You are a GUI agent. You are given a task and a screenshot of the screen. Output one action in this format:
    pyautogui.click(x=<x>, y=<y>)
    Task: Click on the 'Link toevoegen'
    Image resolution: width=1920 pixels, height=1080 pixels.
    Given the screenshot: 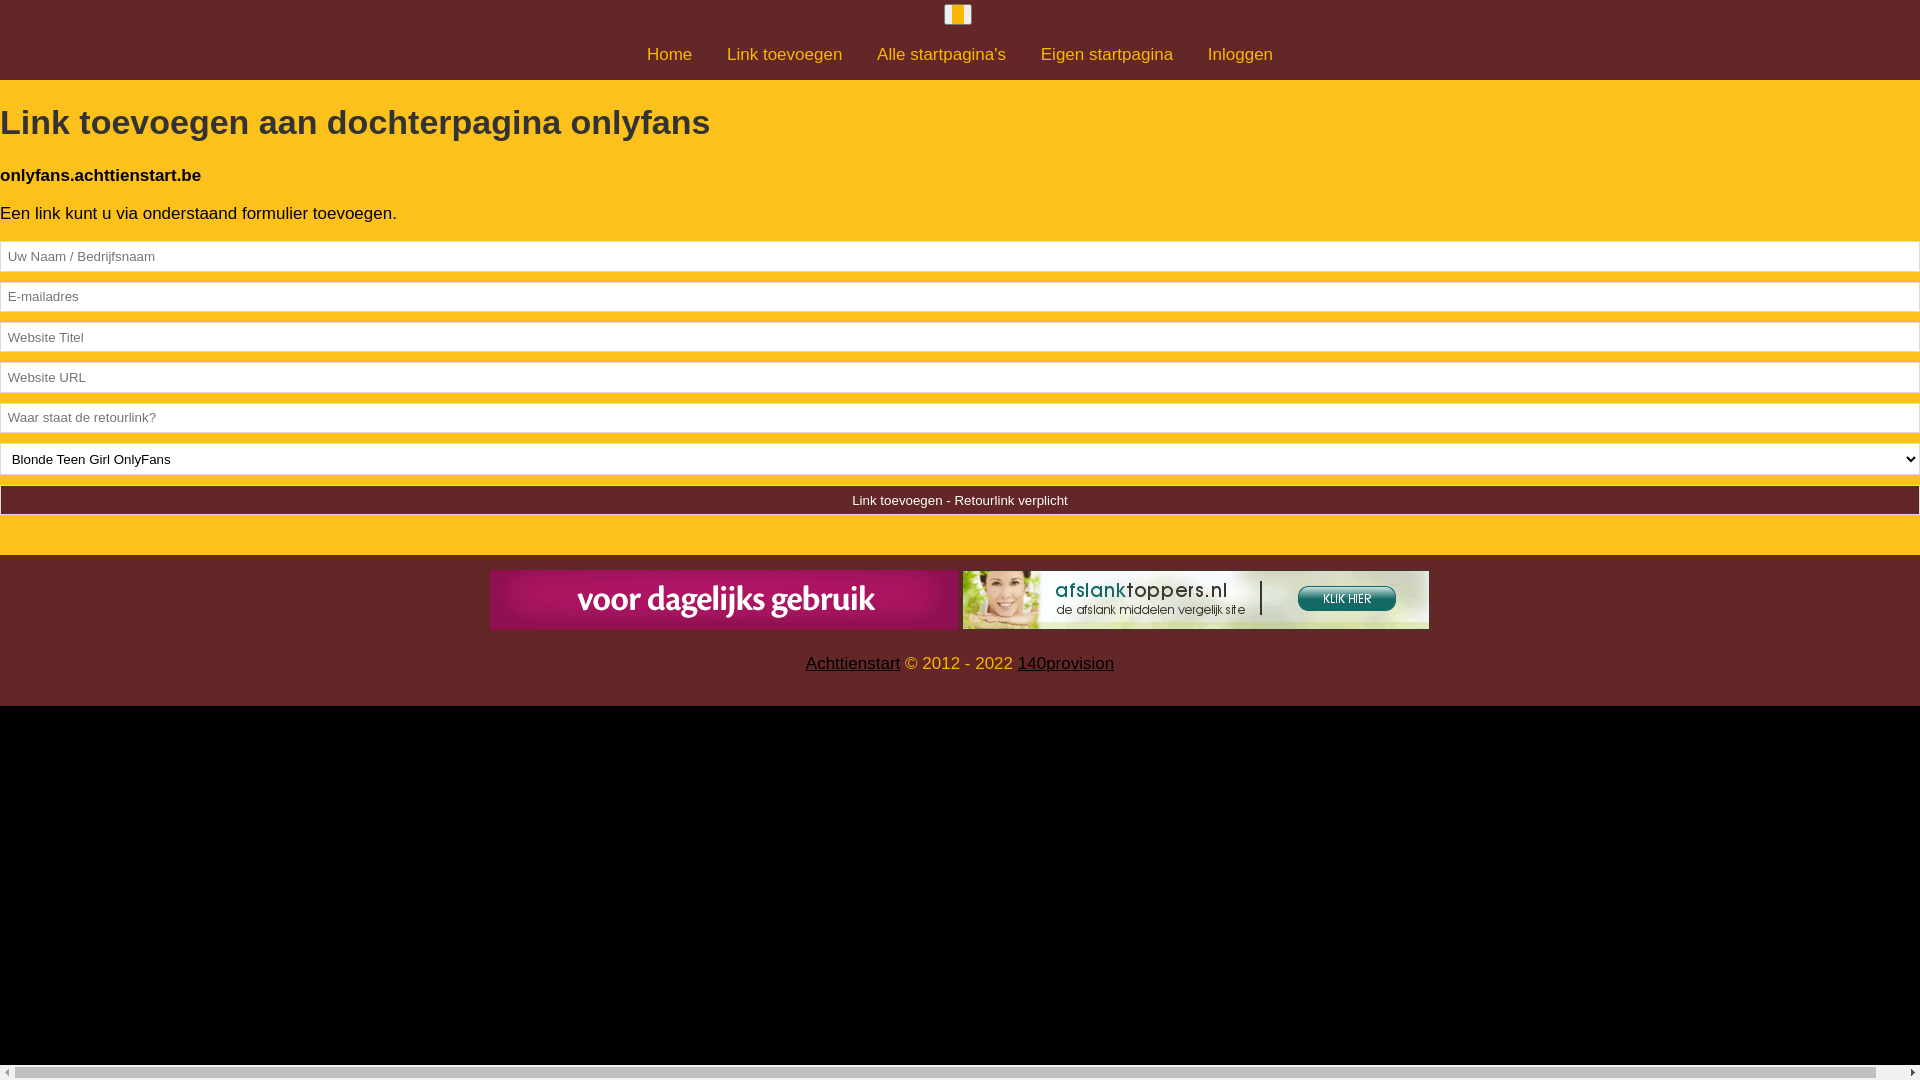 What is the action you would take?
    pyautogui.click(x=783, y=53)
    